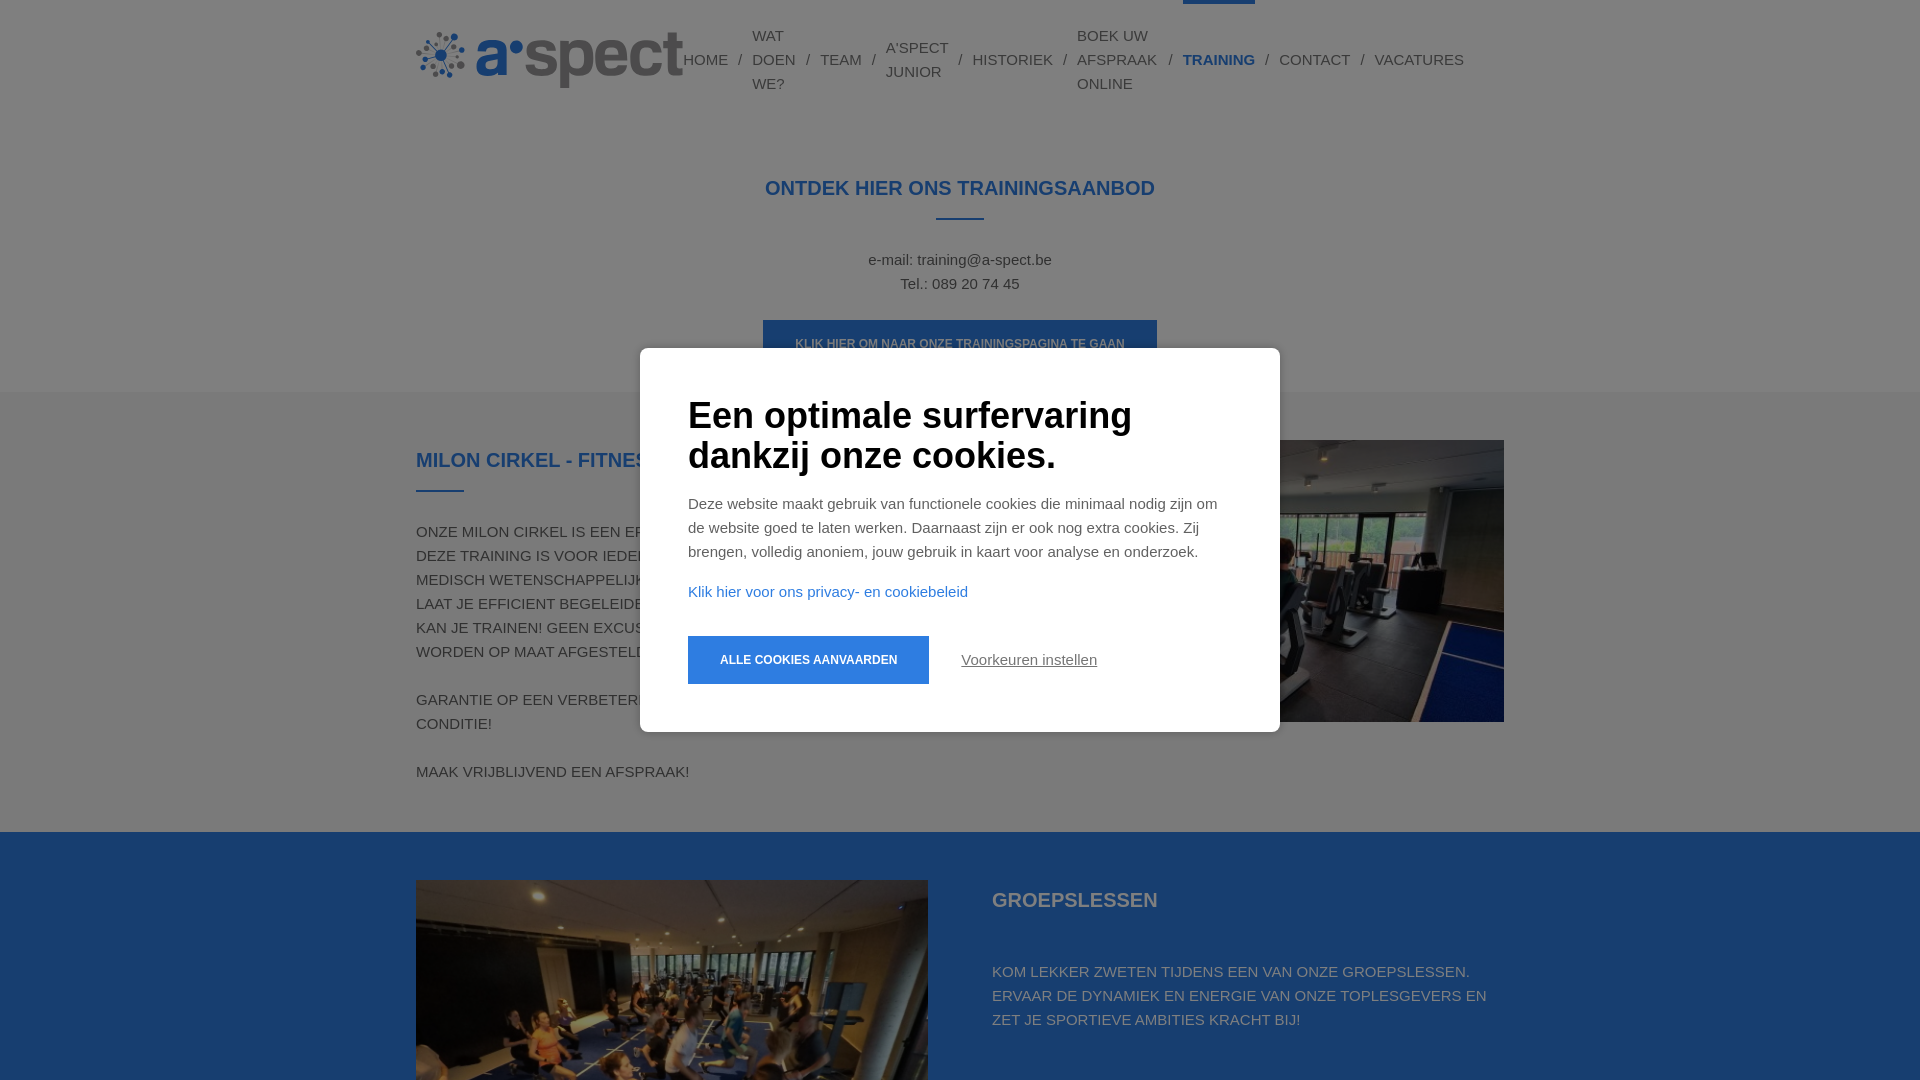 The height and width of the screenshot is (1080, 1920). Describe the element at coordinates (751, 59) in the screenshot. I see `'WAT DOEN WE?'` at that location.